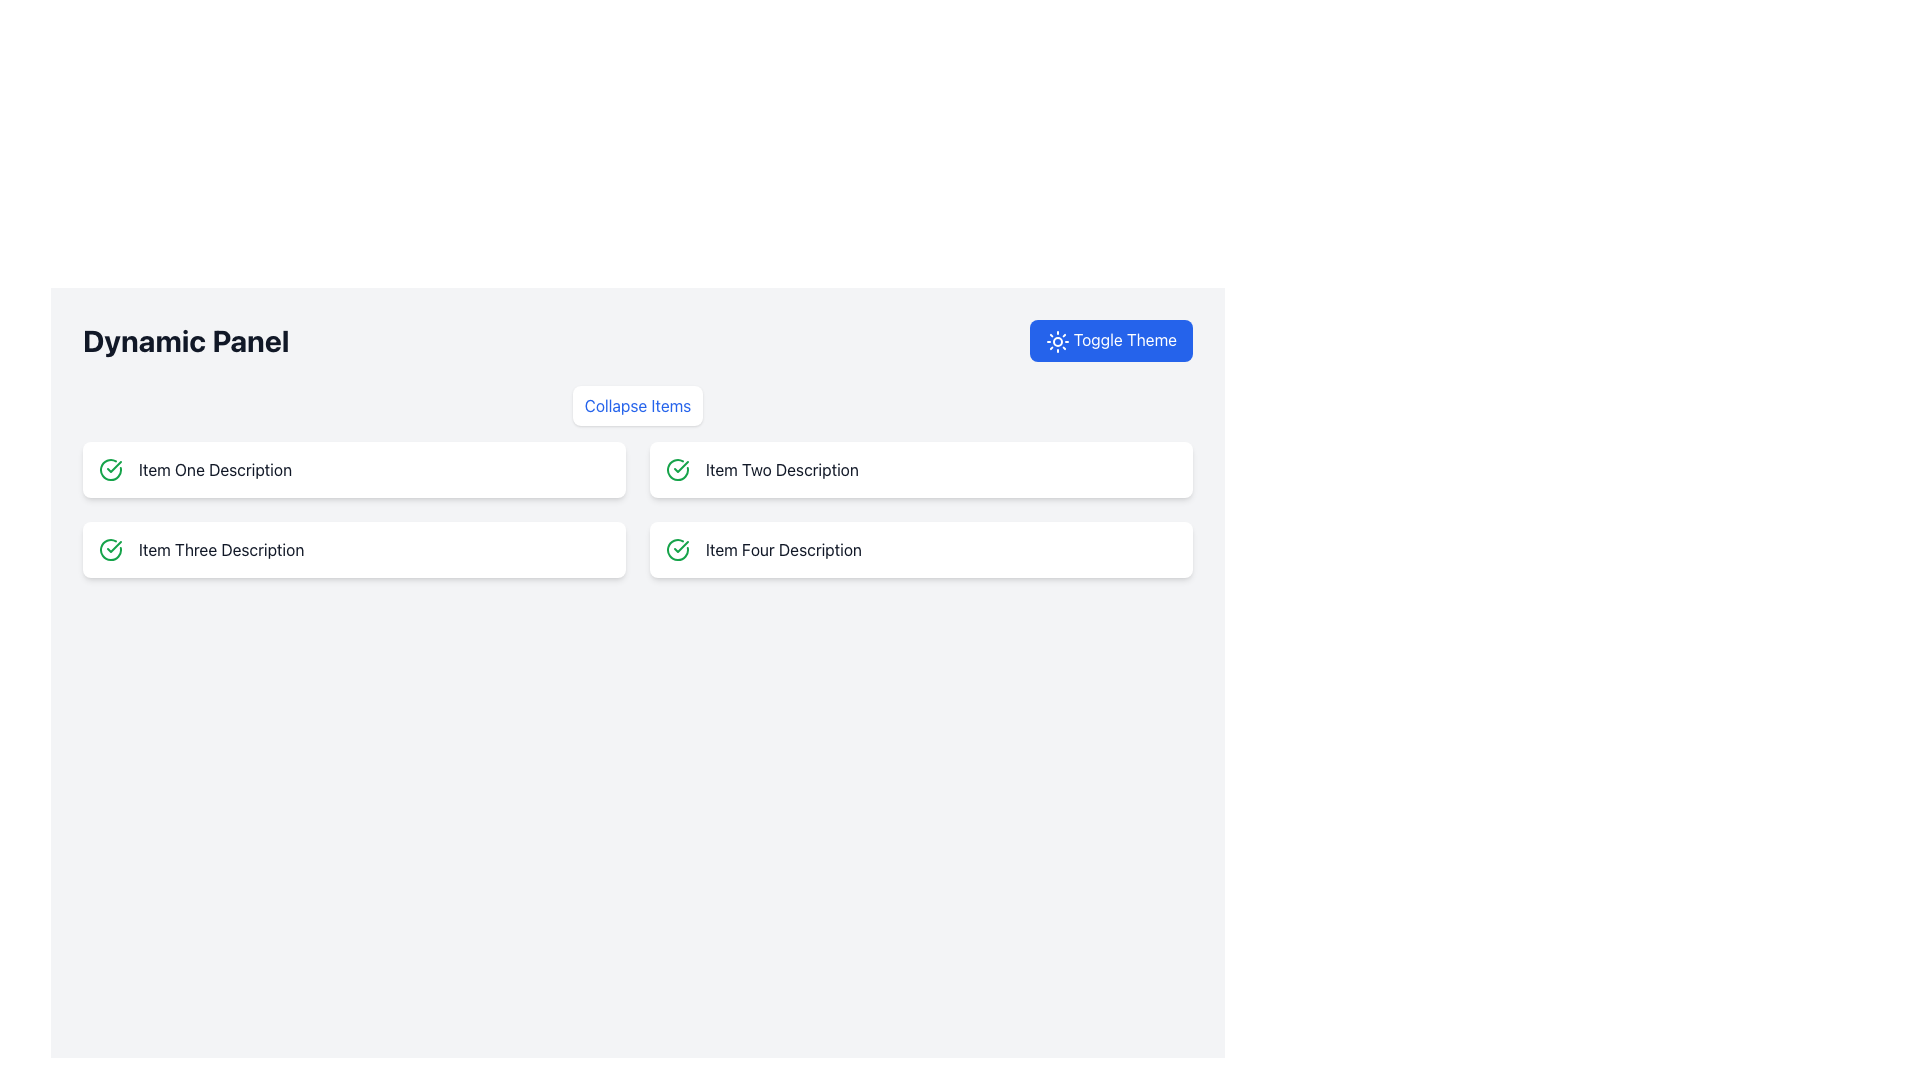 The width and height of the screenshot is (1920, 1080). Describe the element at coordinates (677, 548) in the screenshot. I see `the circular icon with a green outline and a checkmark located to the left of 'Item Four Description' in the bottom-right card of the grid layout` at that location.